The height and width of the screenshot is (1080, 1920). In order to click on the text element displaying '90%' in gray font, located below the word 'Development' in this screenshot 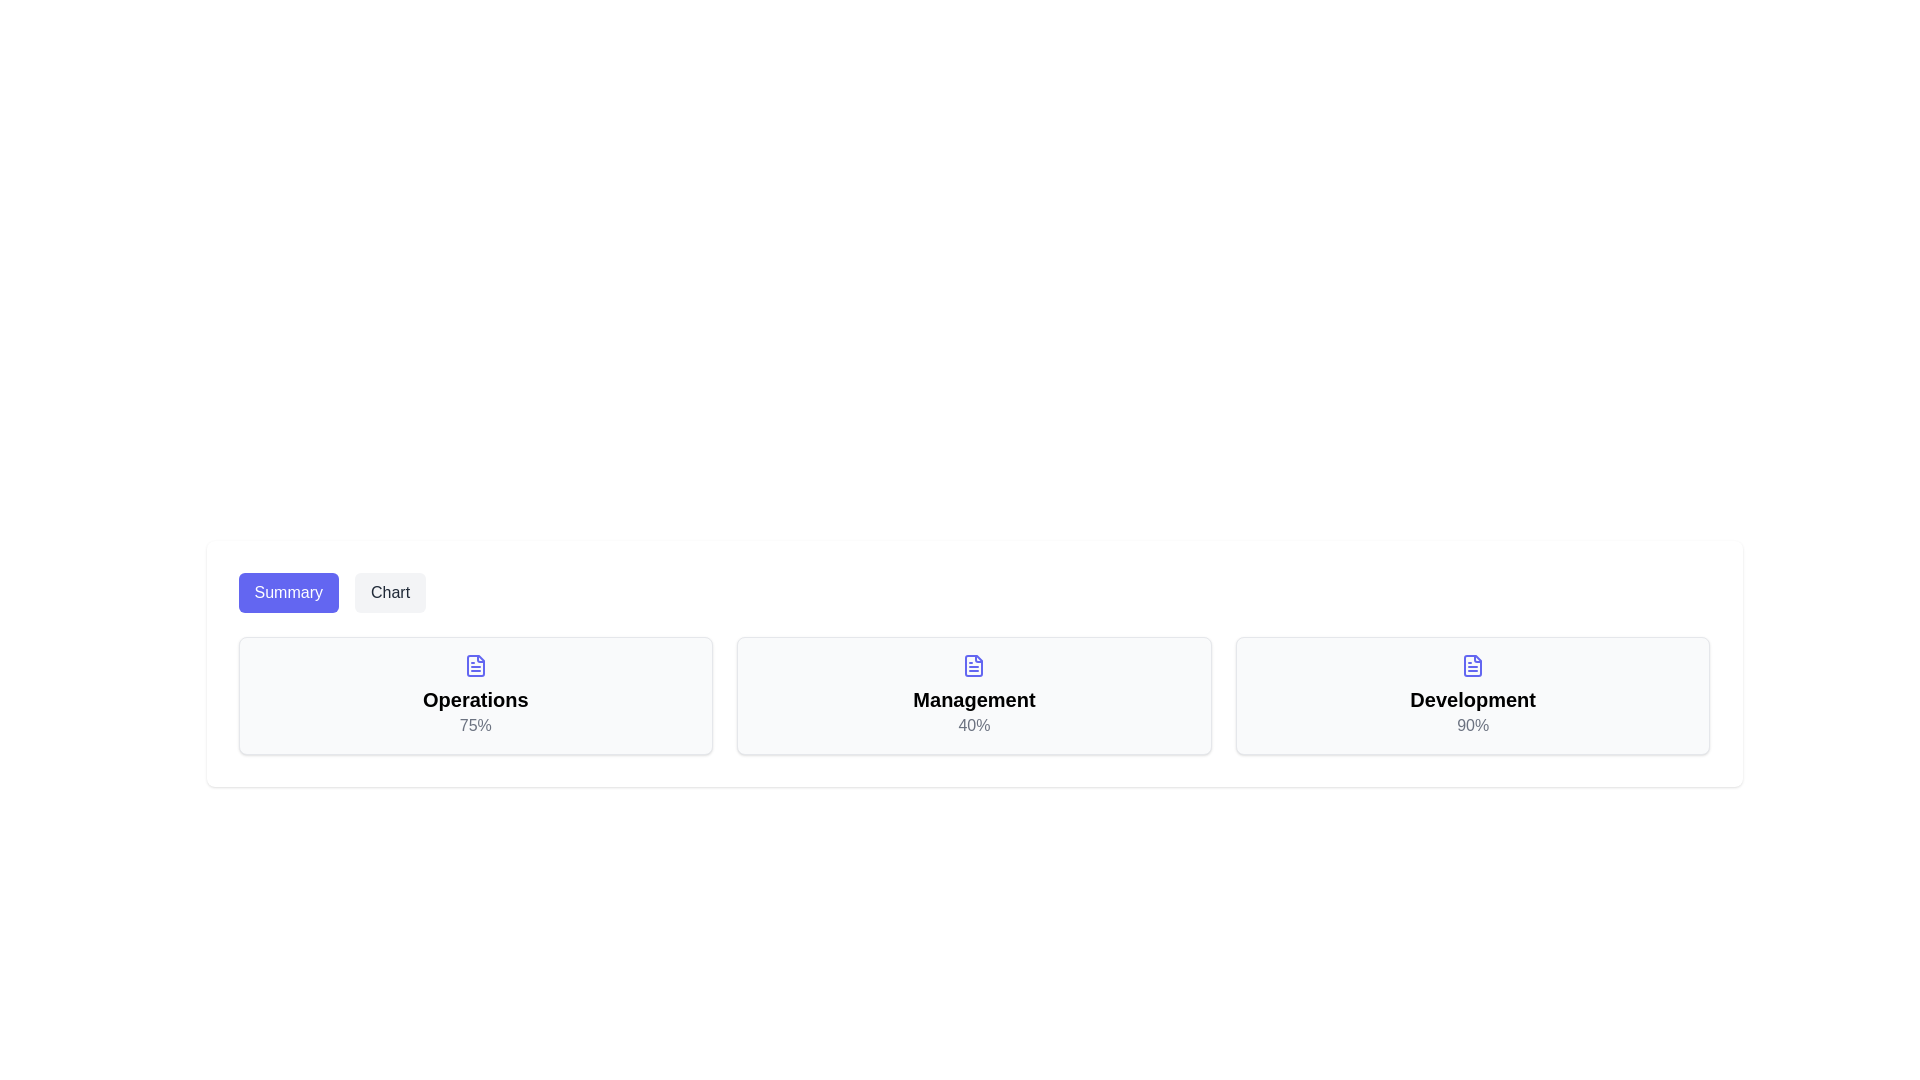, I will do `click(1473, 725)`.